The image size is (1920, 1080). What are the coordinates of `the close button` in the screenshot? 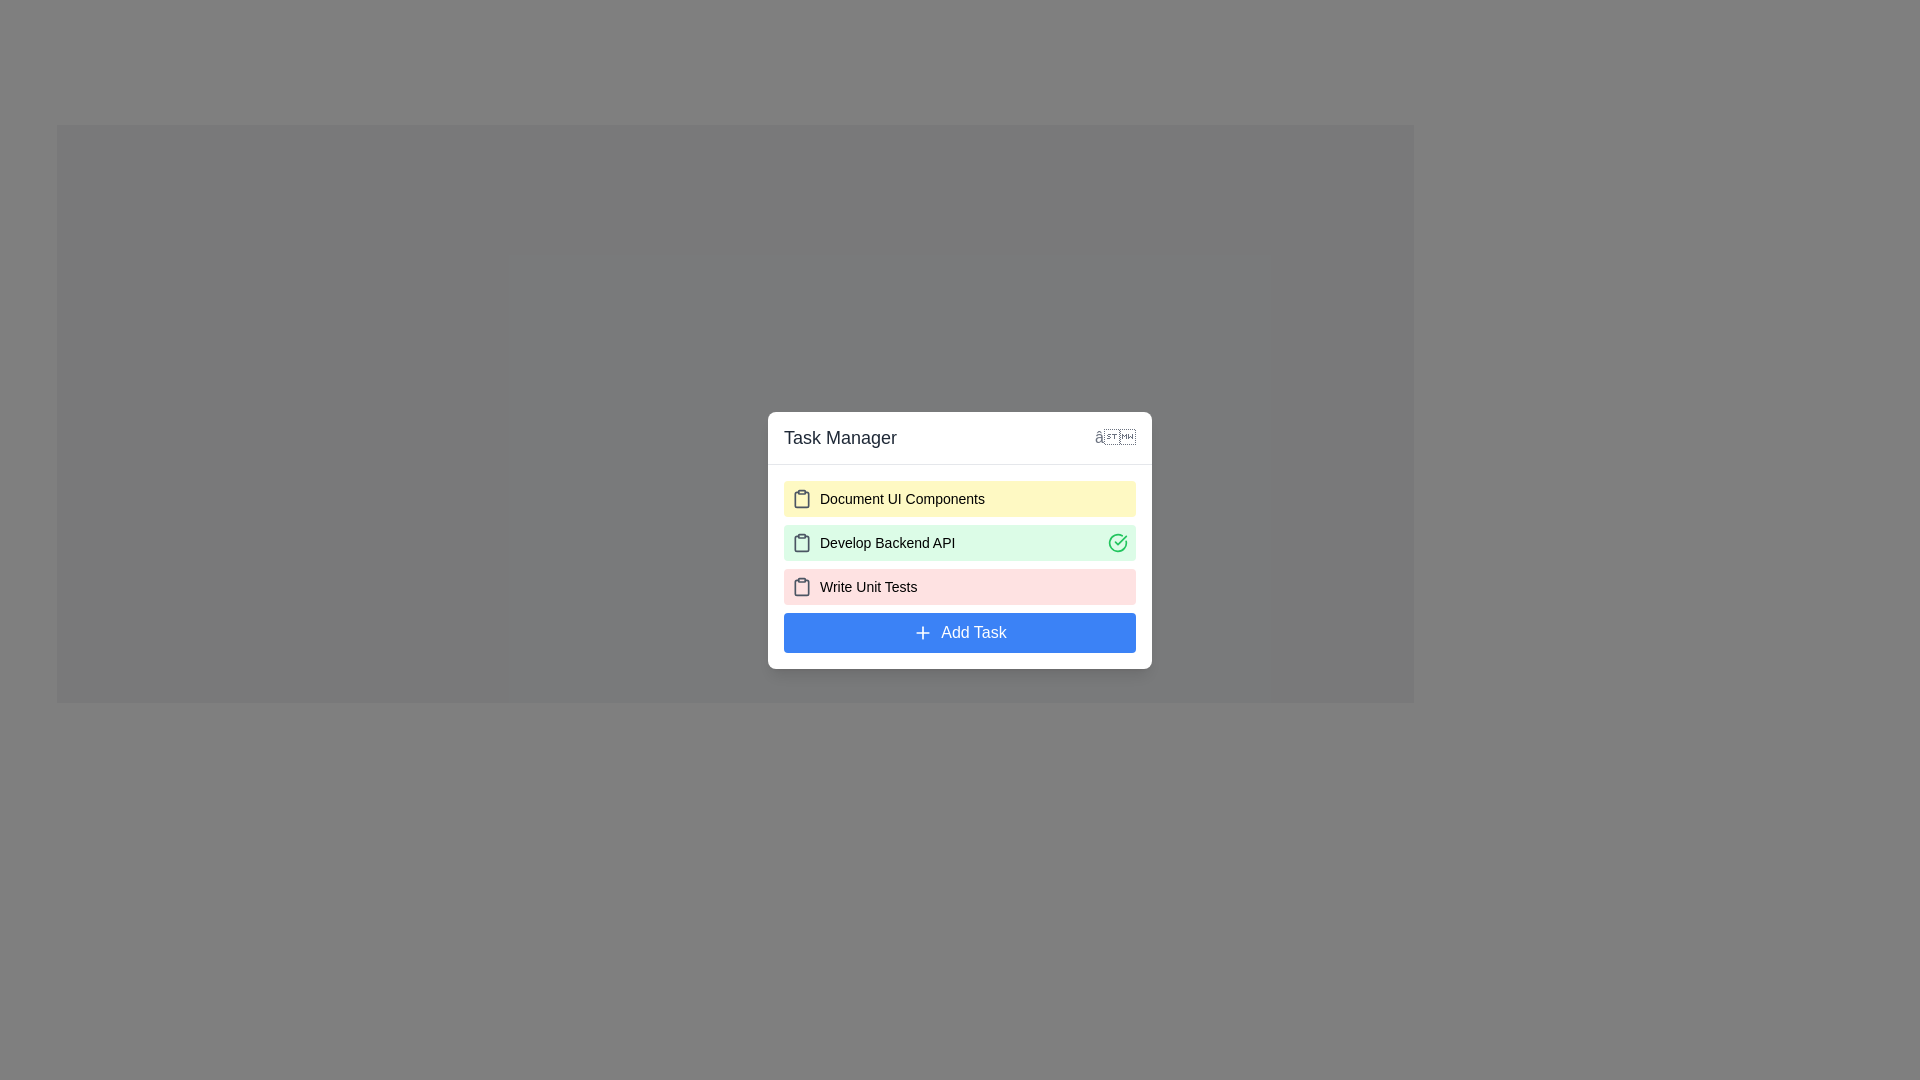 It's located at (1114, 436).